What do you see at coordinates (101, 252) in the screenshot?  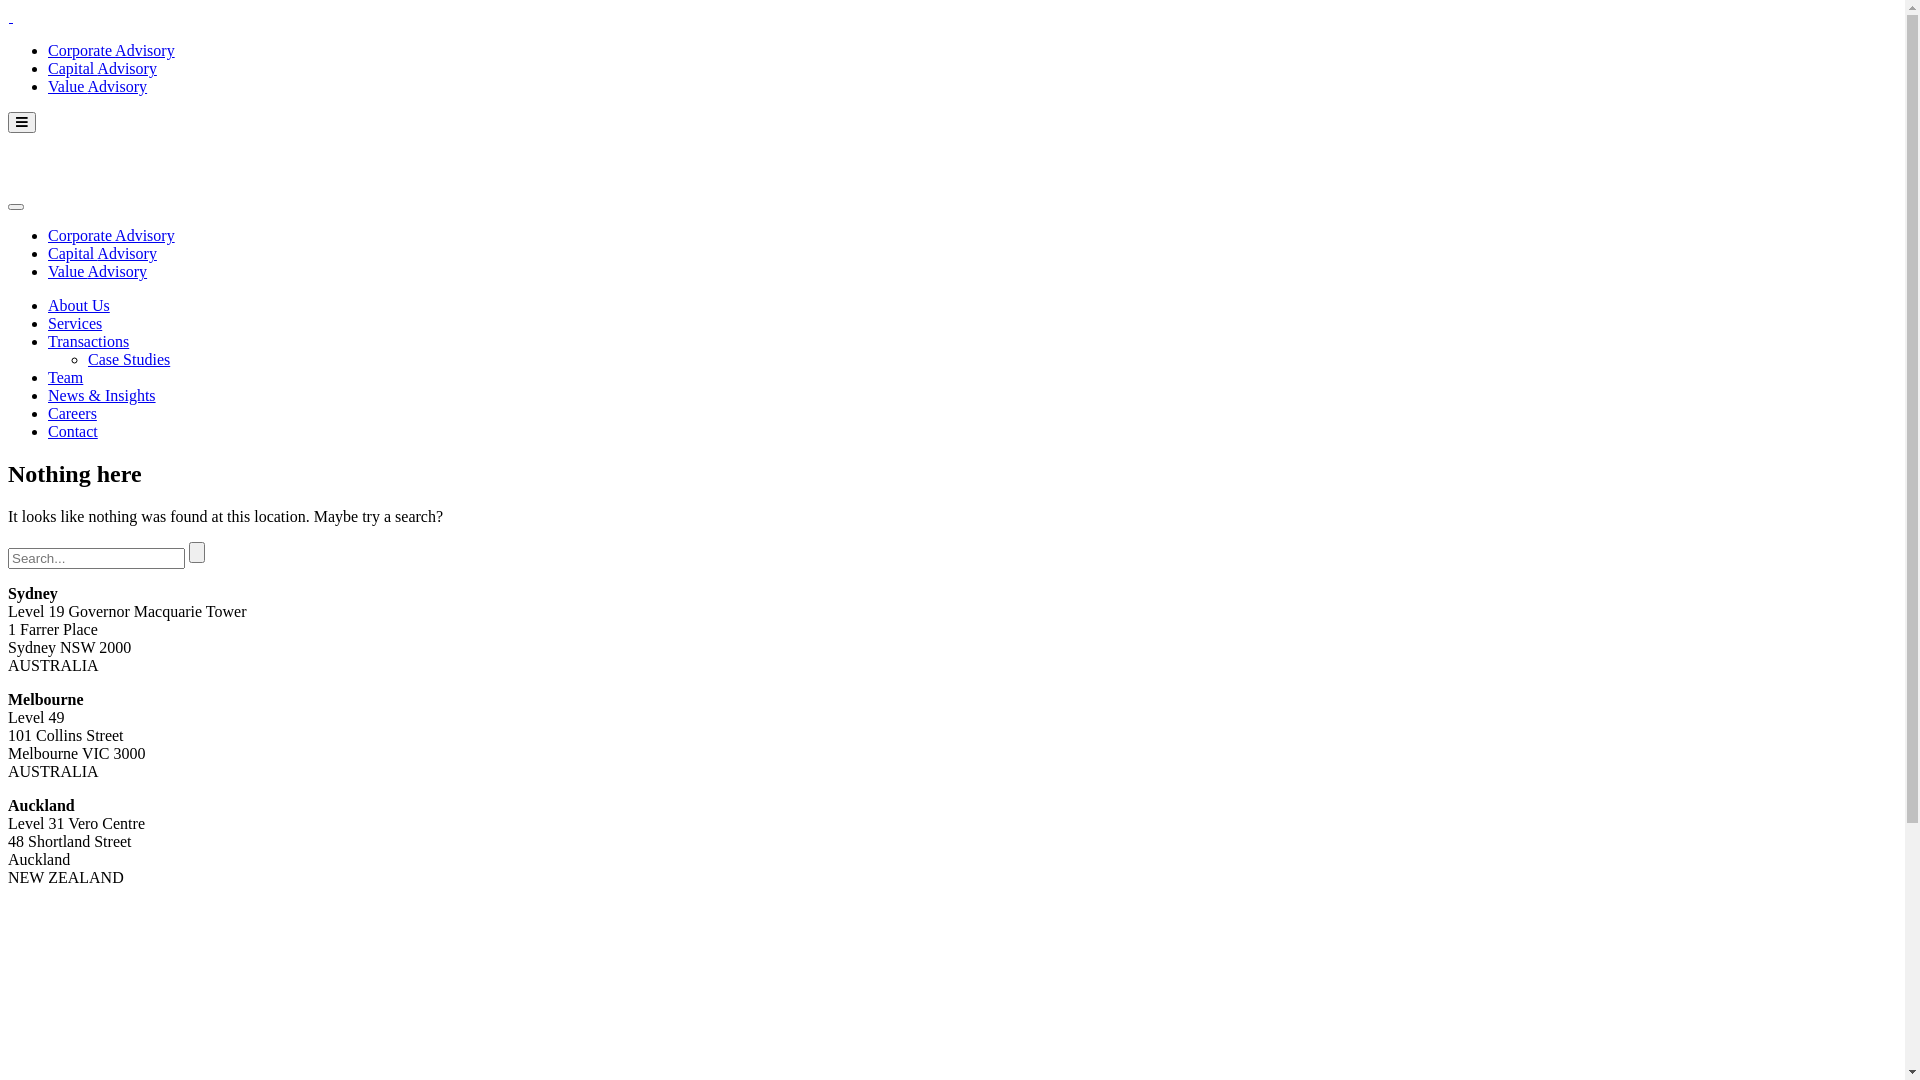 I see `'Capital Advisory'` at bounding box center [101, 252].